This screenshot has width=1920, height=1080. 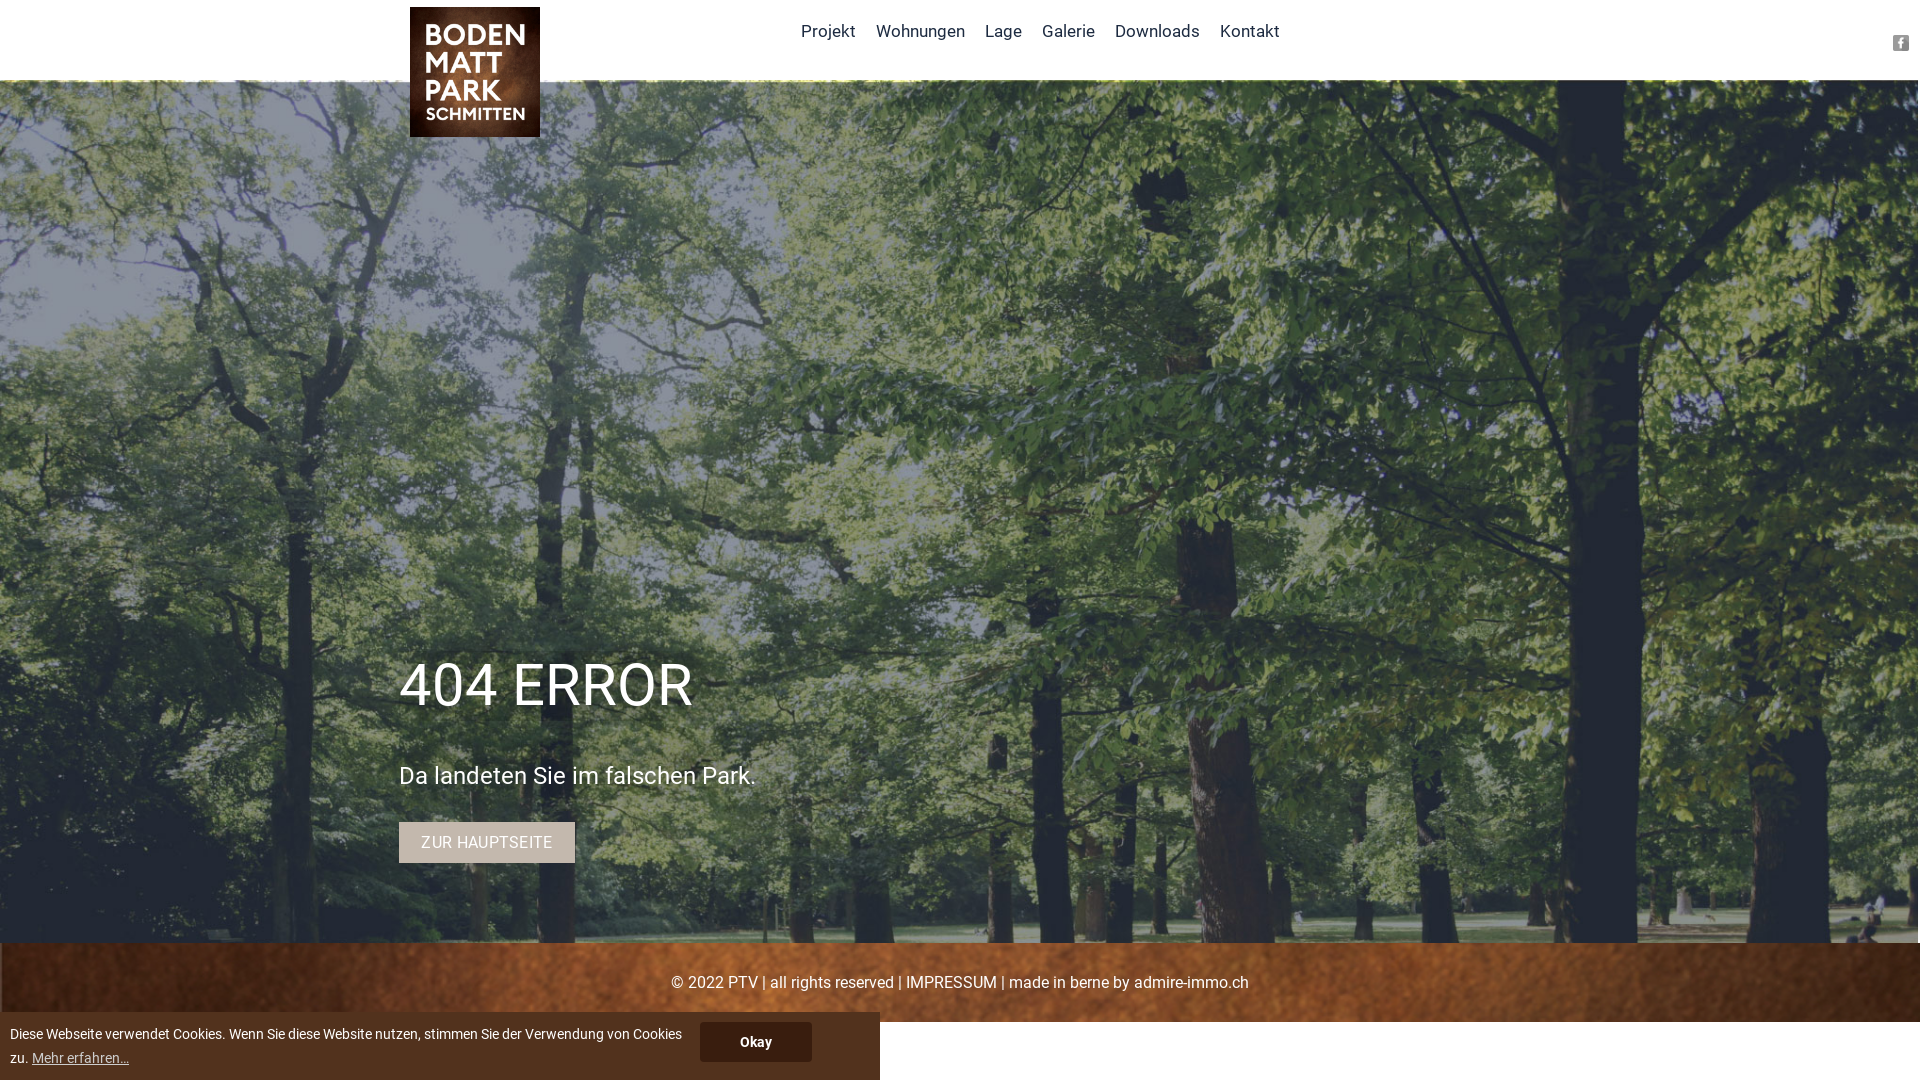 What do you see at coordinates (828, 30) in the screenshot?
I see `'Projekt'` at bounding box center [828, 30].